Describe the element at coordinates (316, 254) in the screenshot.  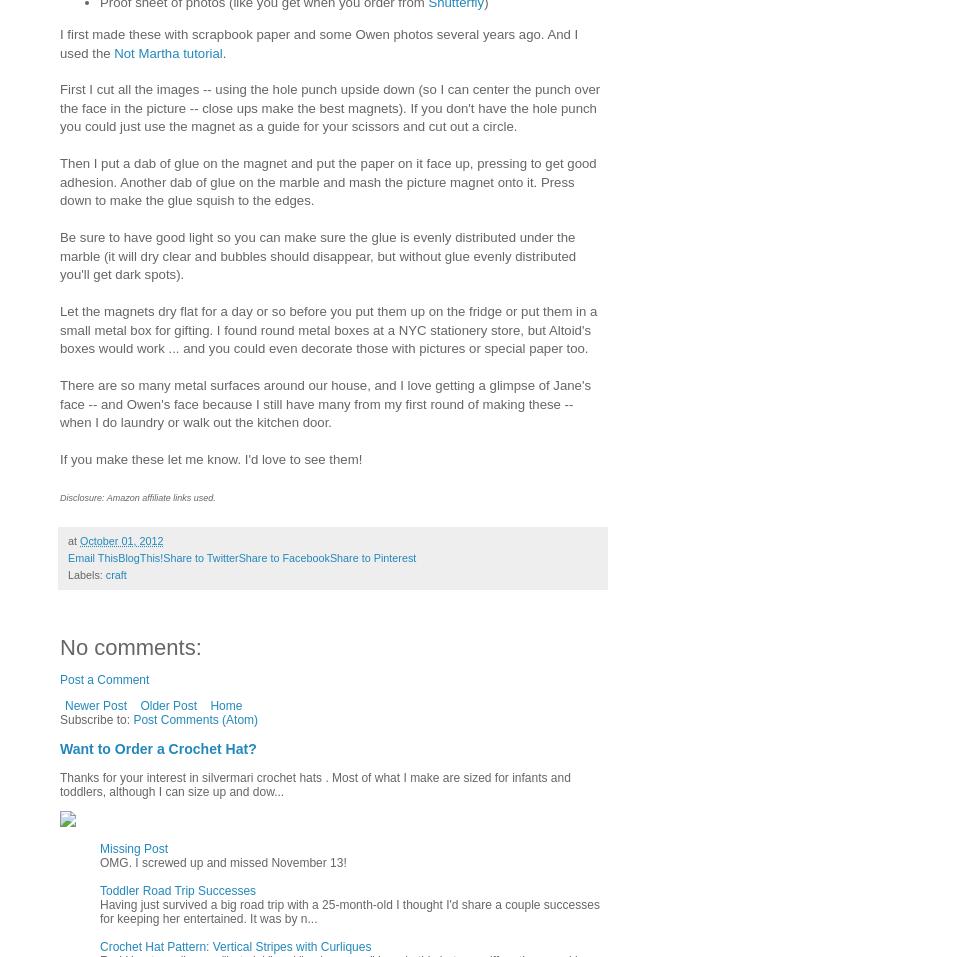
I see `'Be sure to have good light so you can make sure the glue is evenly distributed under the marble (it will dry clear and bubbles should disappear, but without glue evenly distributed you'll get dark spots).'` at that location.